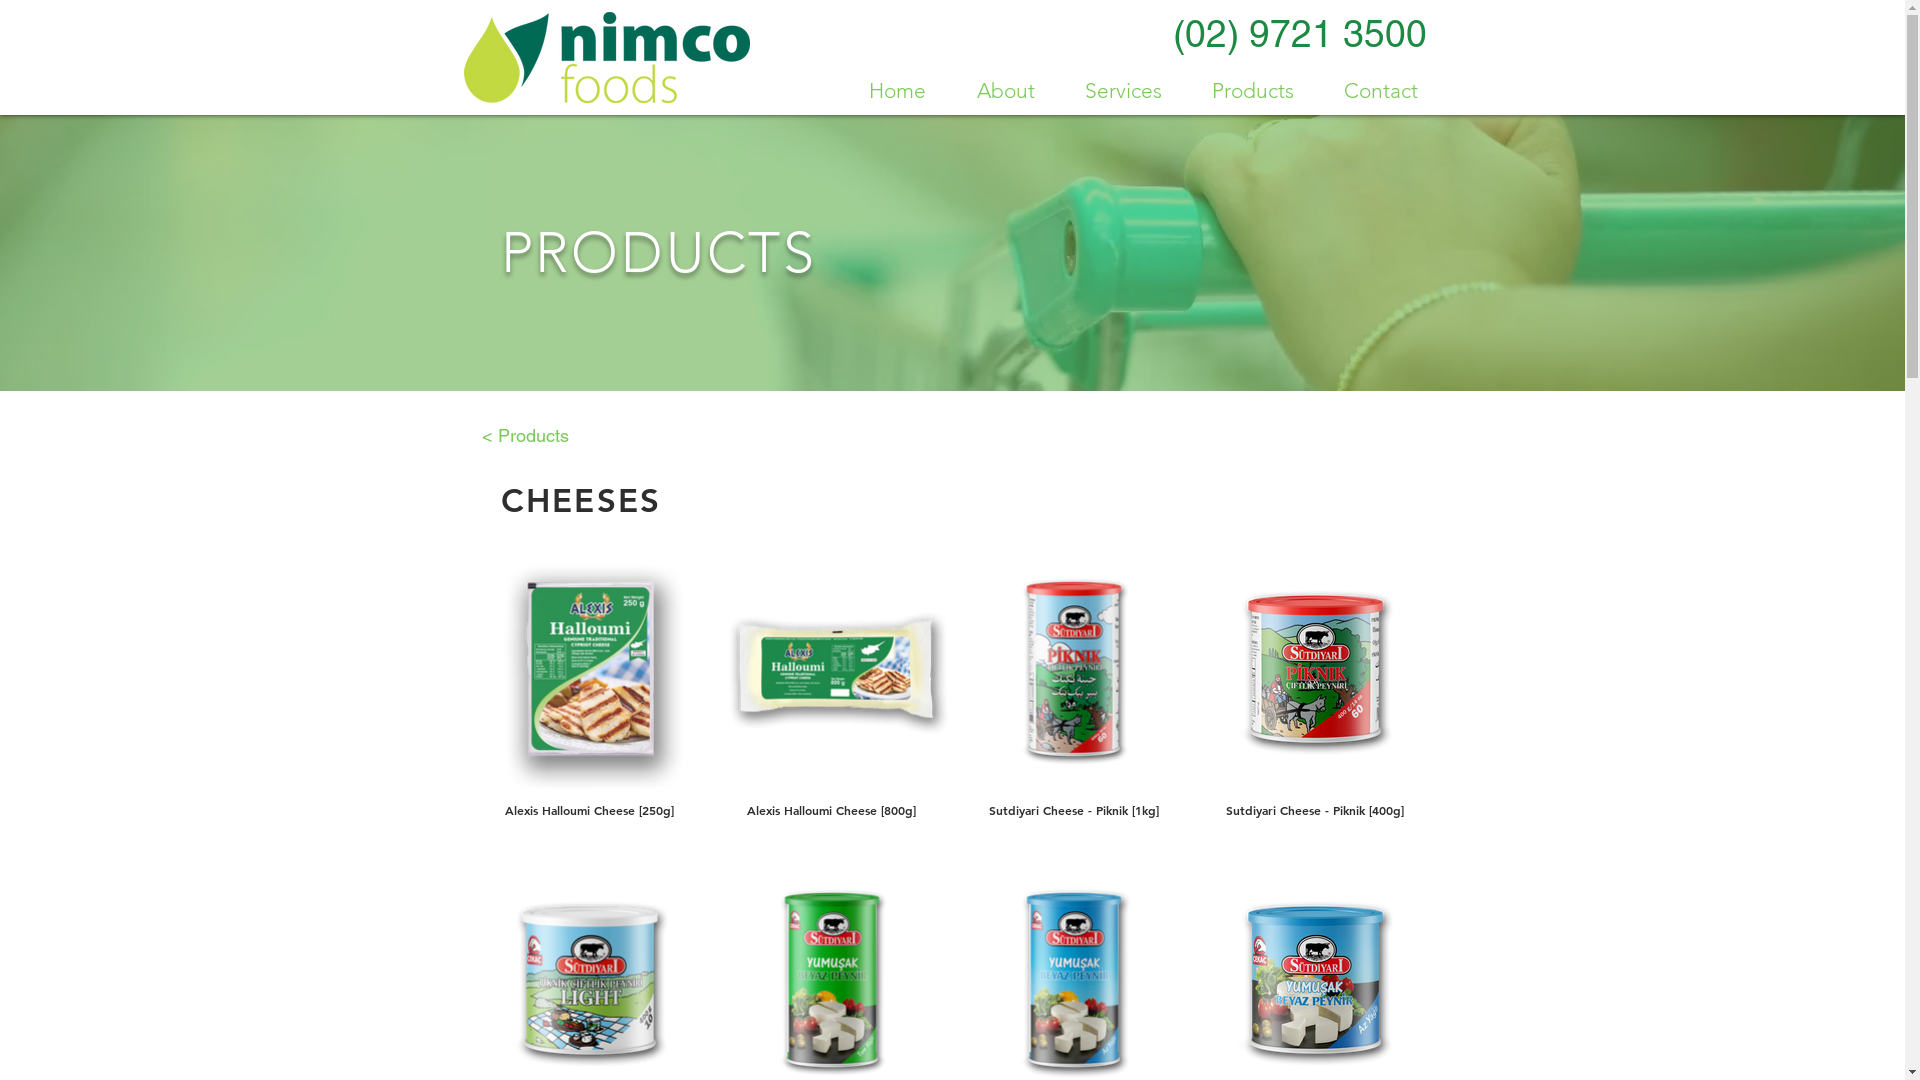 The width and height of the screenshot is (1920, 1080). I want to click on 'Home', so click(896, 90).